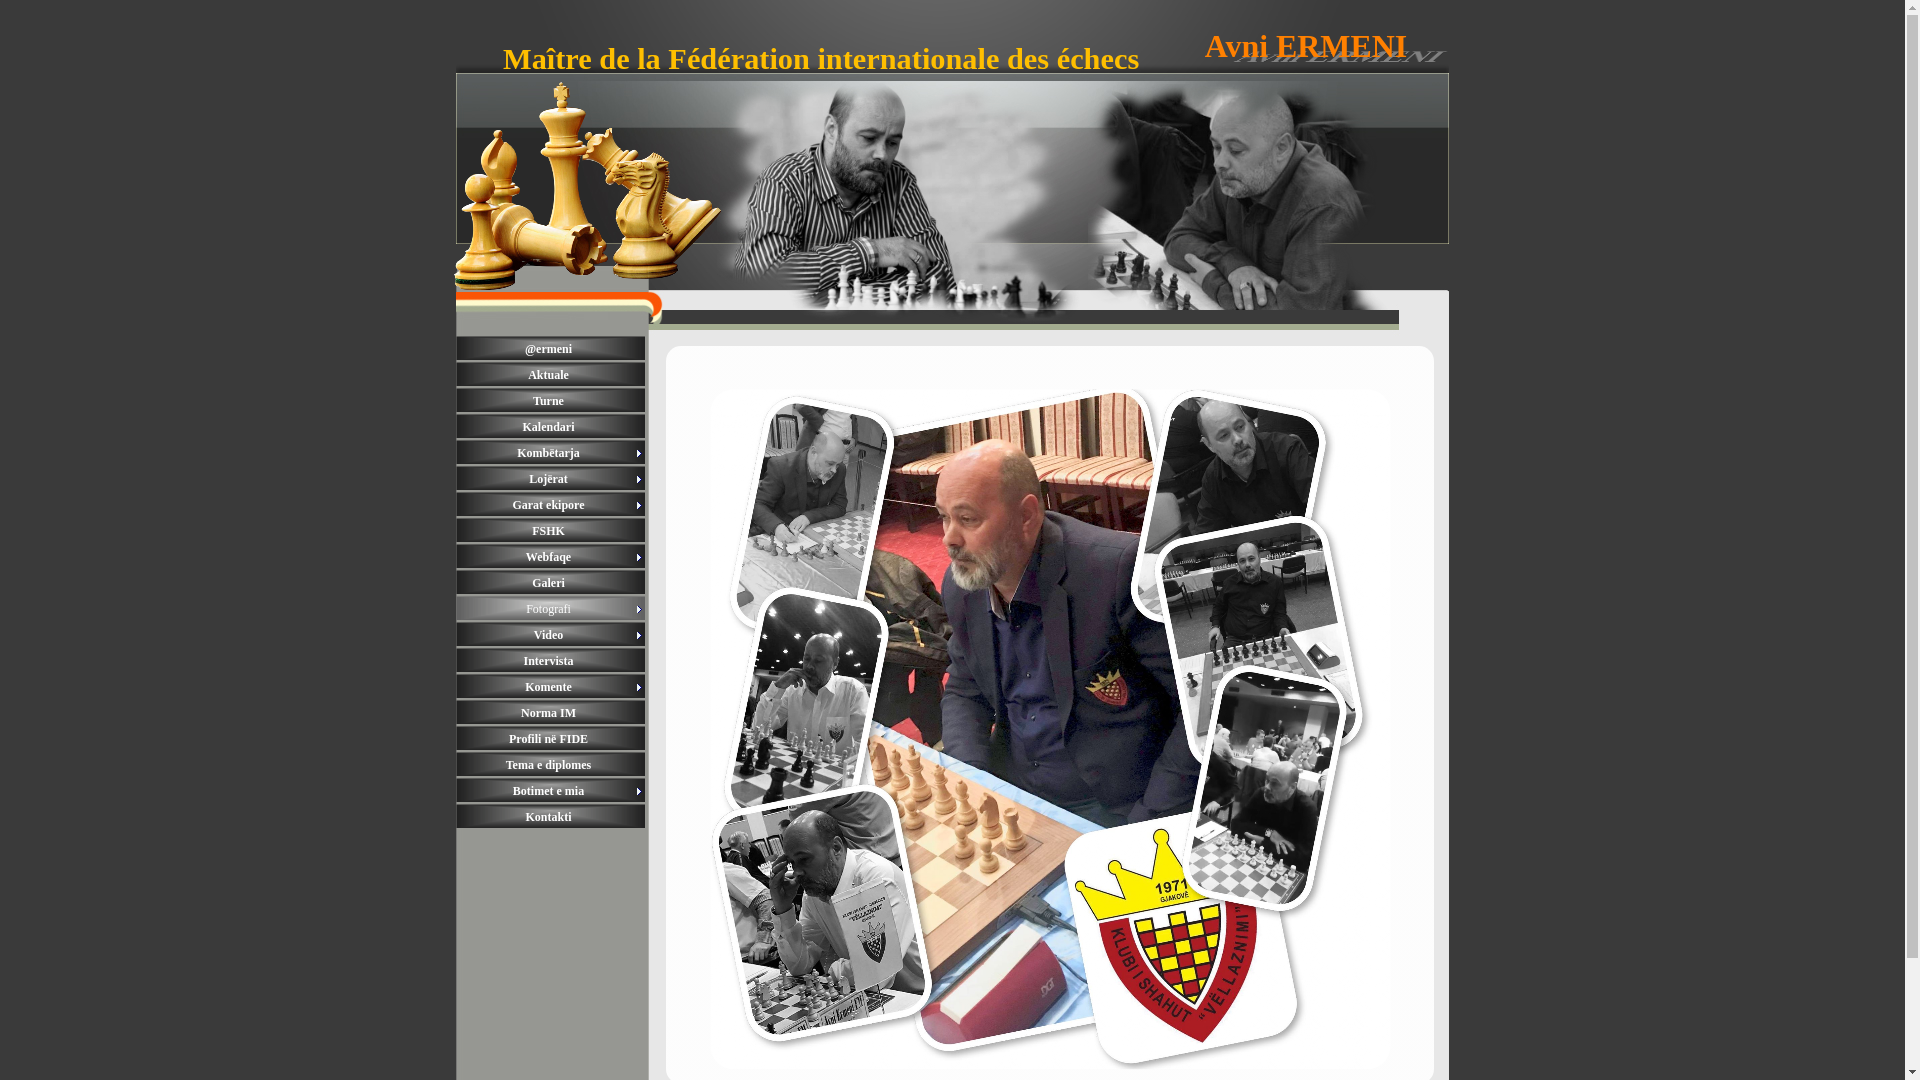 Image resolution: width=1920 pixels, height=1080 pixels. I want to click on '@ermeni', so click(551, 347).